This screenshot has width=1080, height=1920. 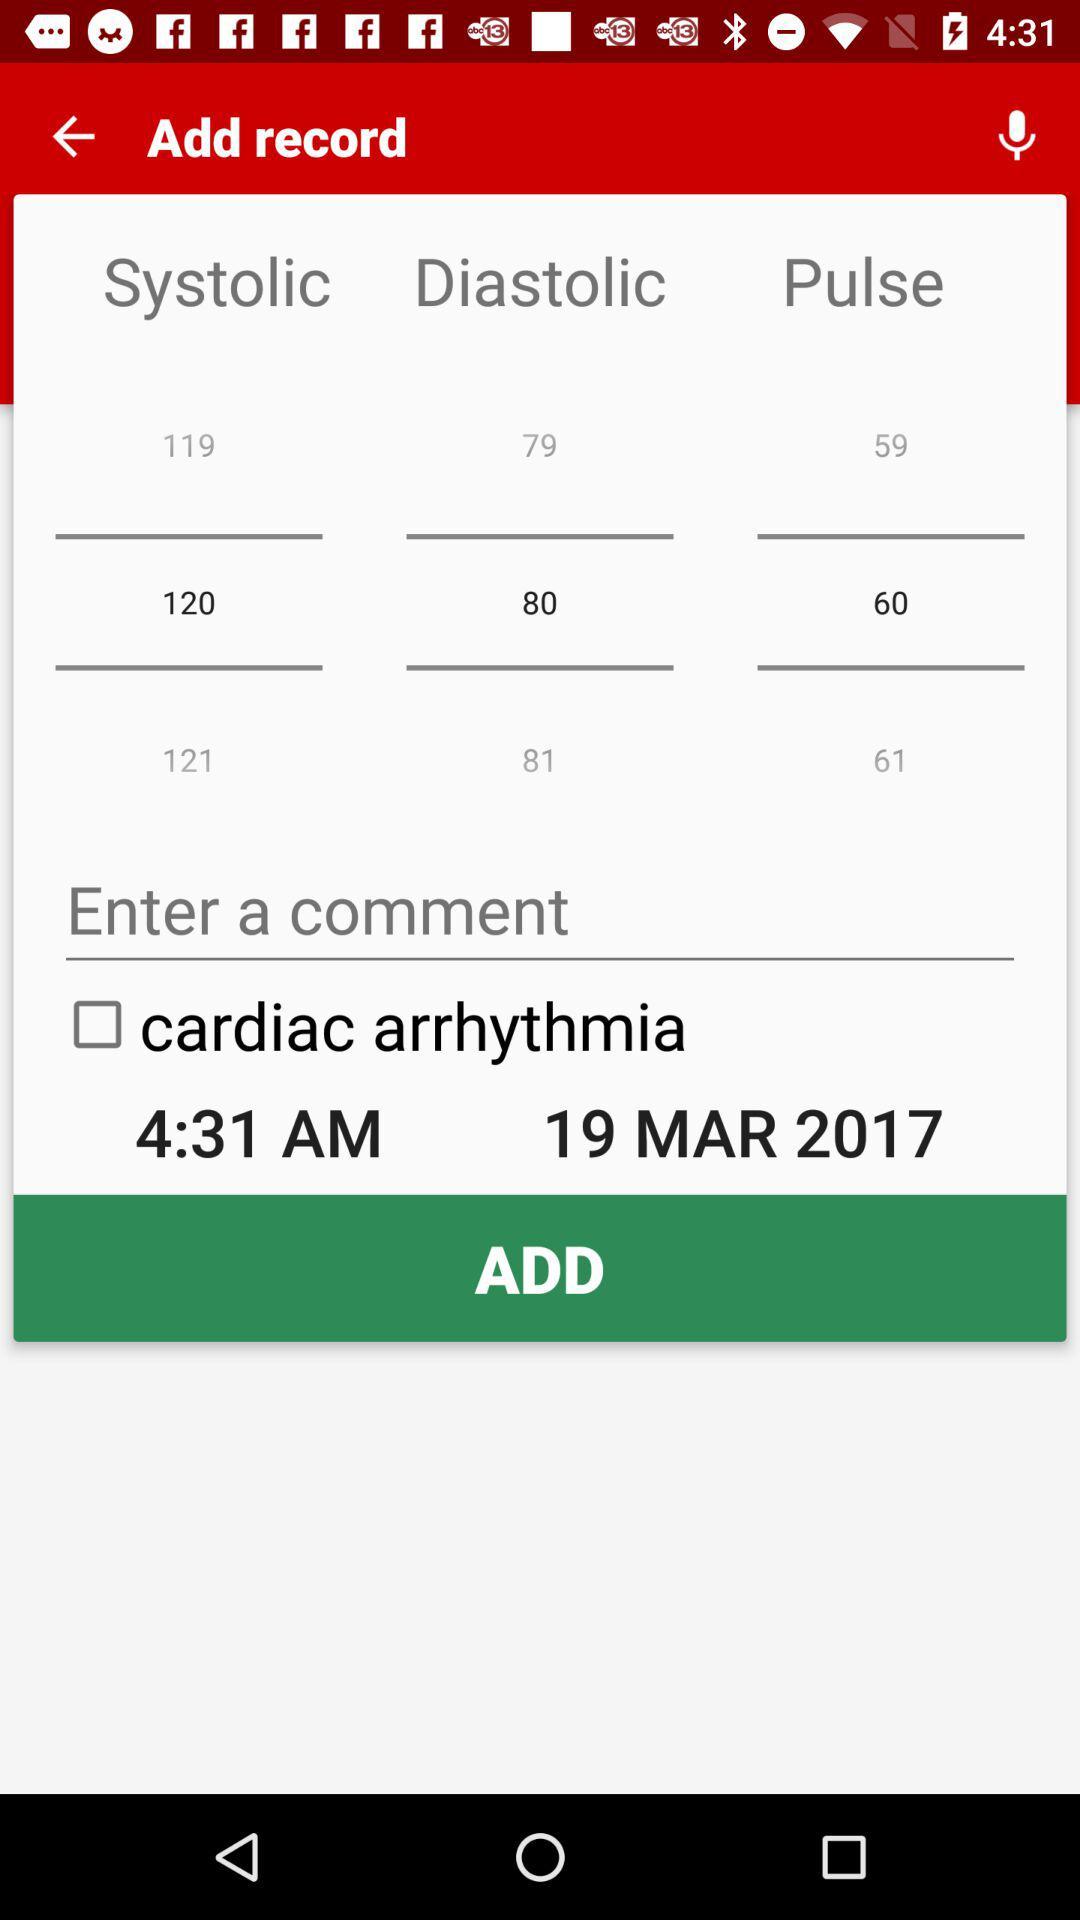 I want to click on comment, so click(x=540, y=908).